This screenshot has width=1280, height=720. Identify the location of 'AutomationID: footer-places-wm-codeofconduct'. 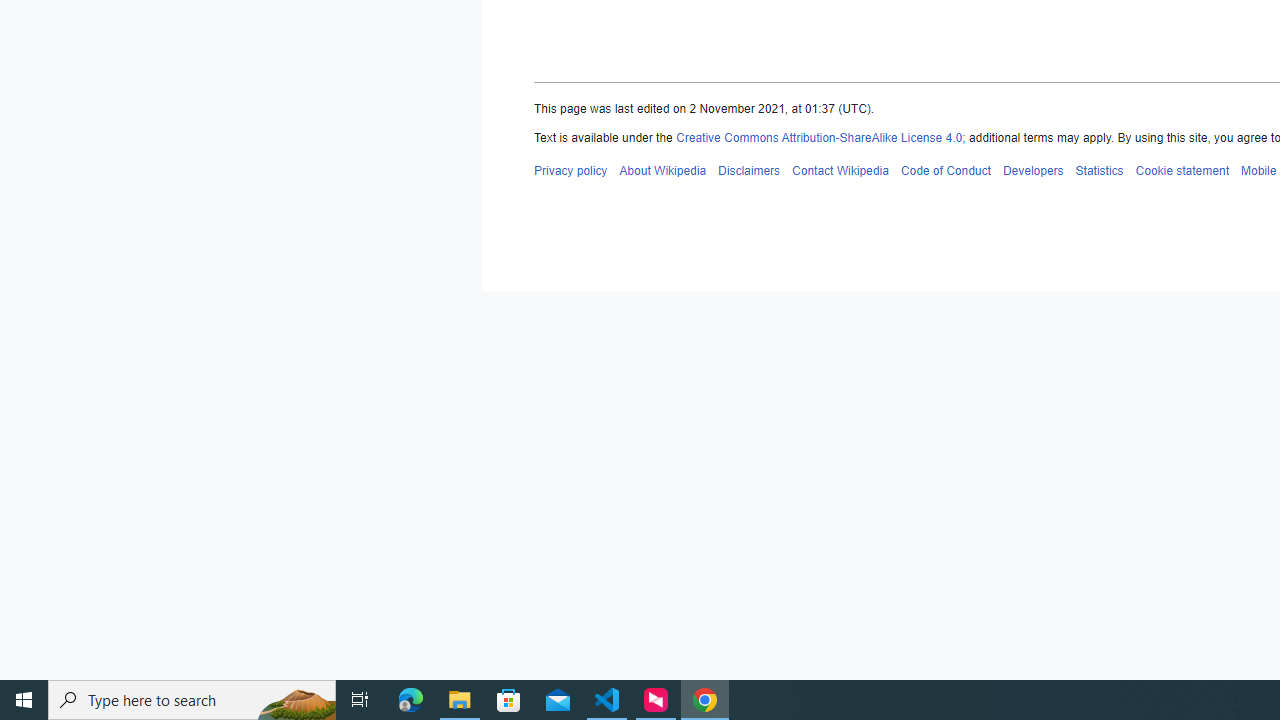
(944, 169).